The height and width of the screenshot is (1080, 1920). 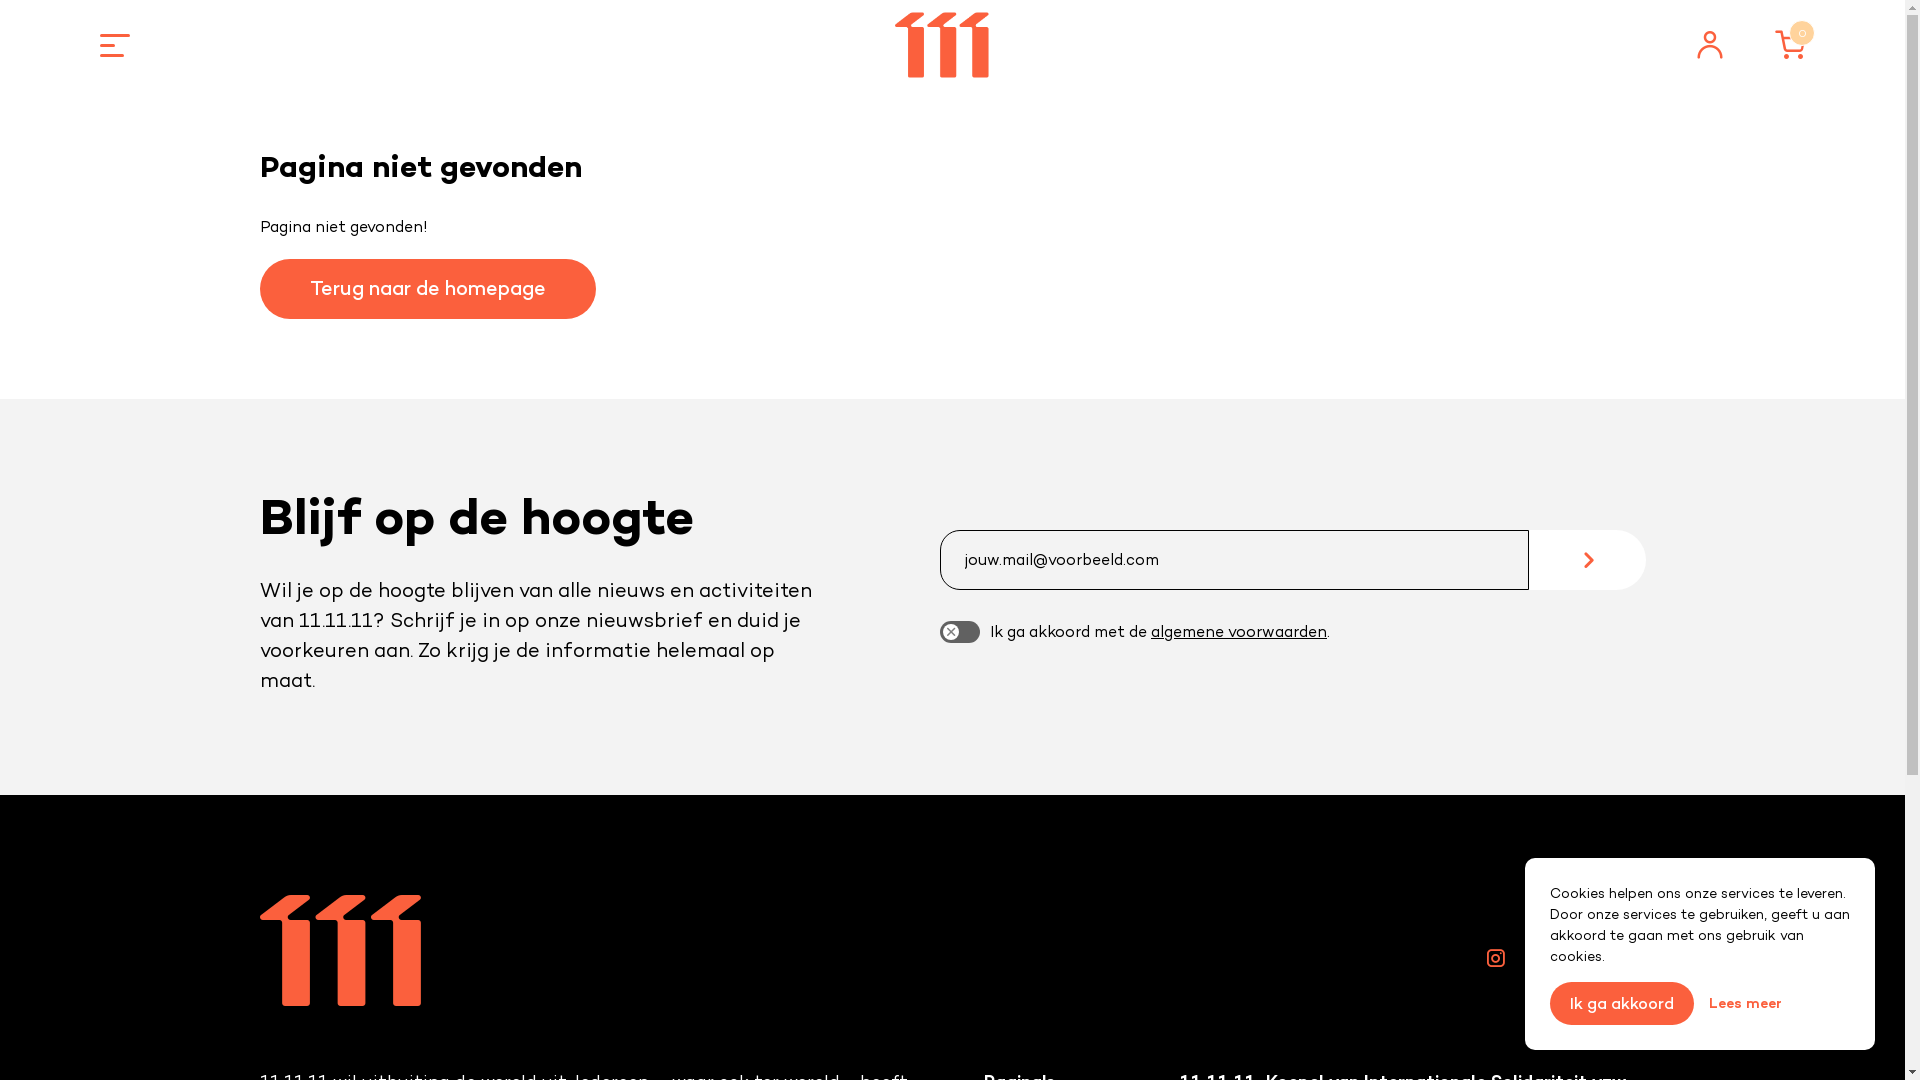 I want to click on '0', so click(x=1790, y=45).